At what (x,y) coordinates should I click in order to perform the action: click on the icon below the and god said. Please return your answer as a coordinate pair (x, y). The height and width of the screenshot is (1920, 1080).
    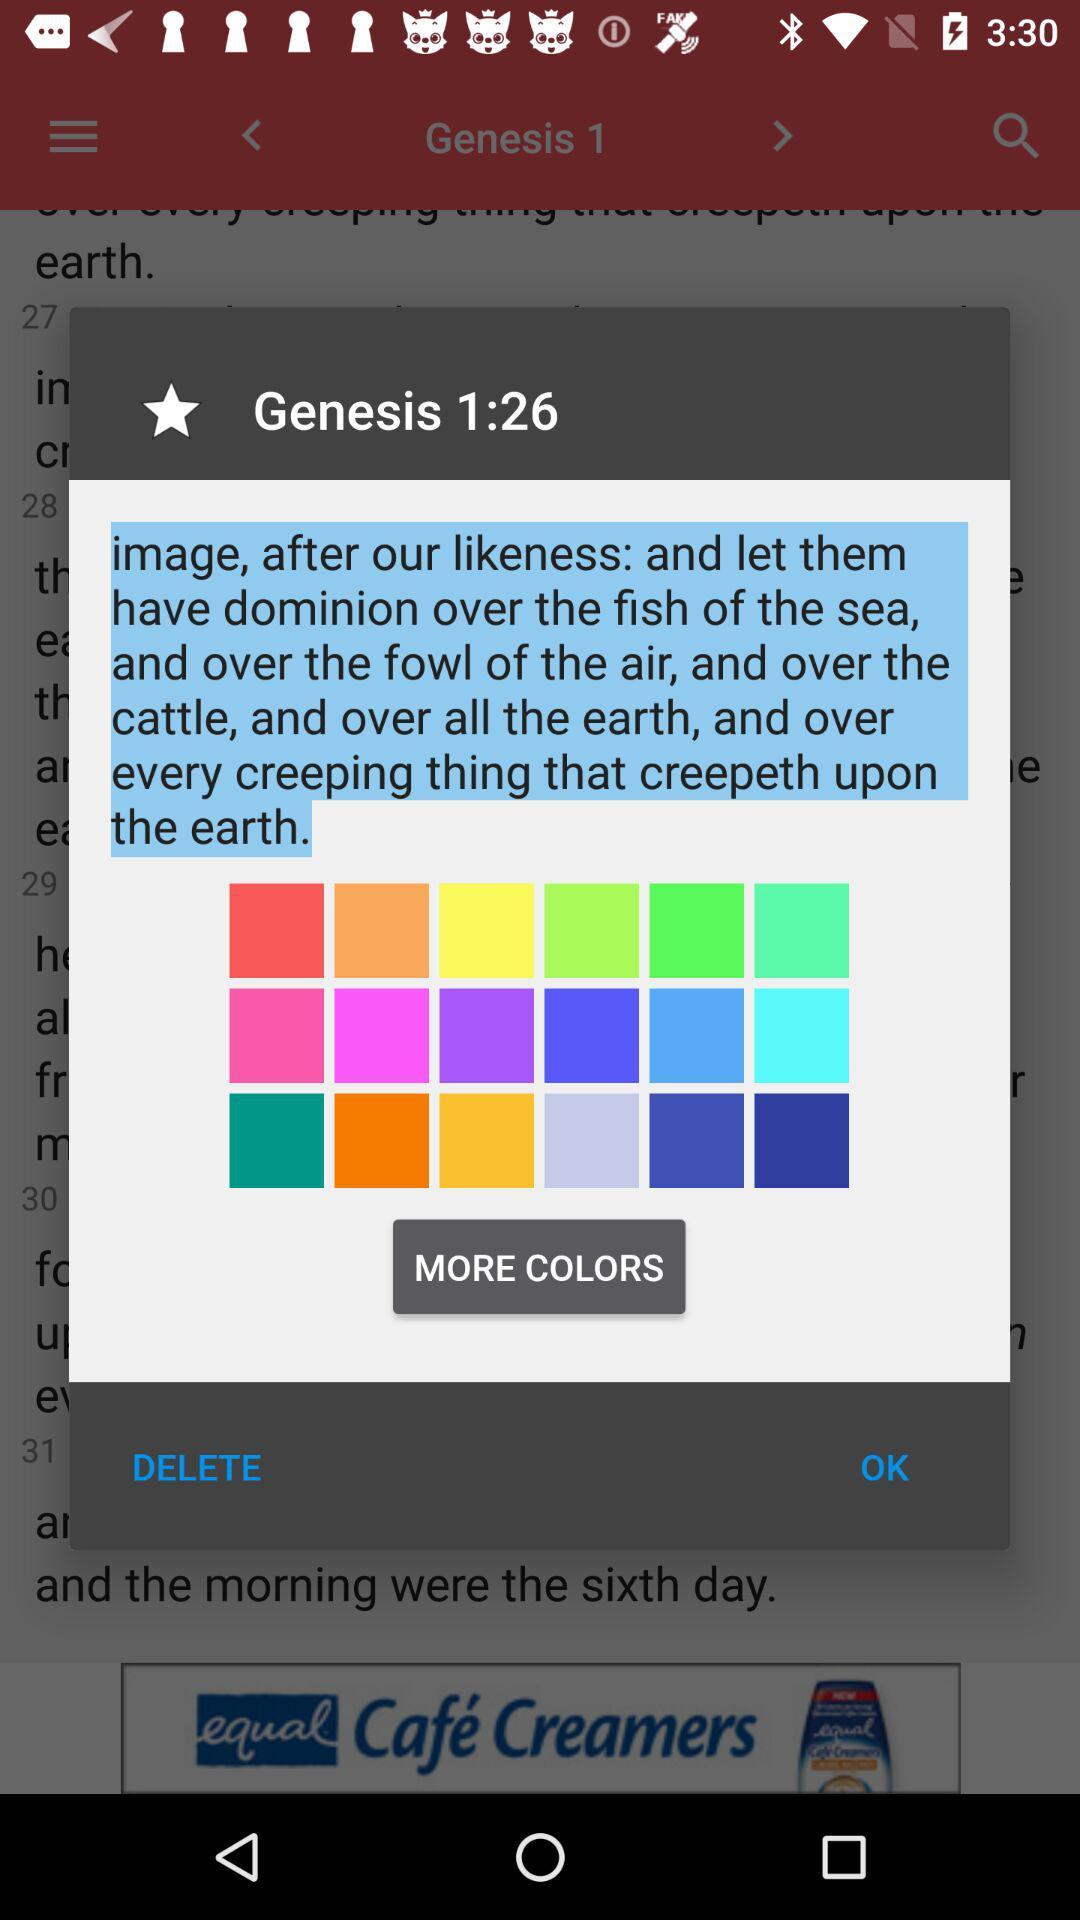
    Looking at the image, I should click on (486, 929).